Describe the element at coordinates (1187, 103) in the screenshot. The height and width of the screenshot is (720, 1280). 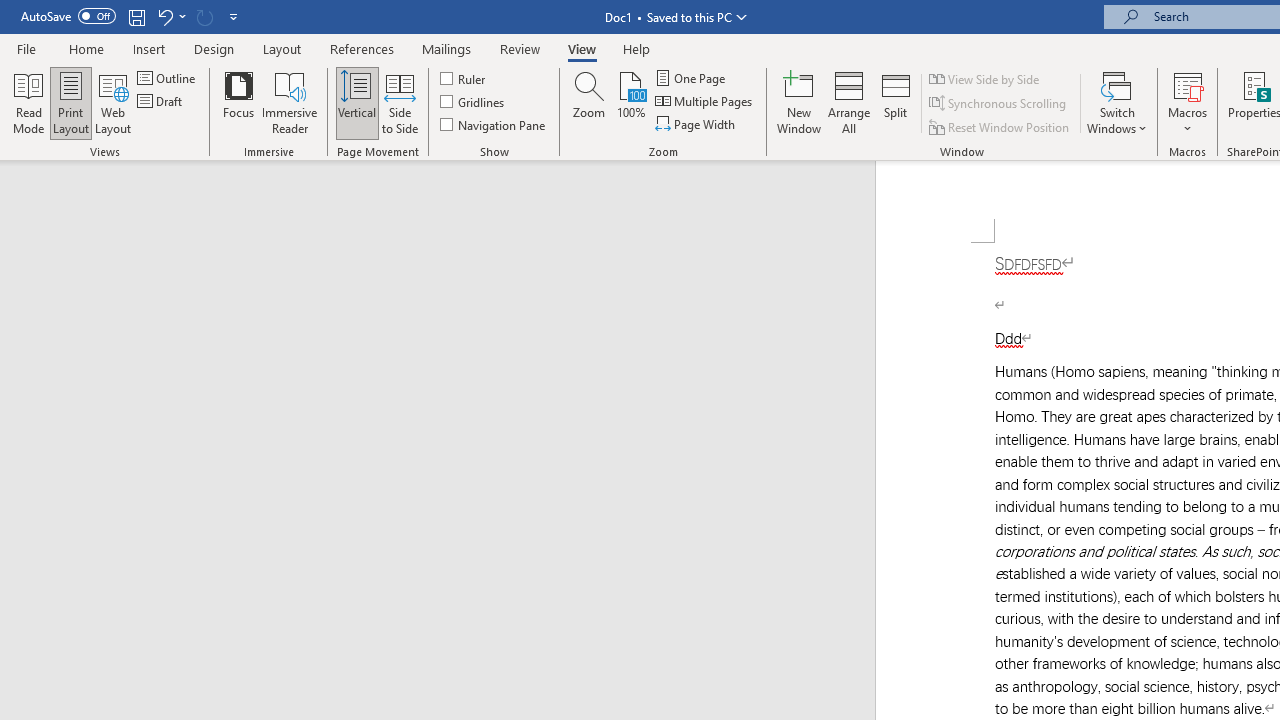
I see `'Macros'` at that location.